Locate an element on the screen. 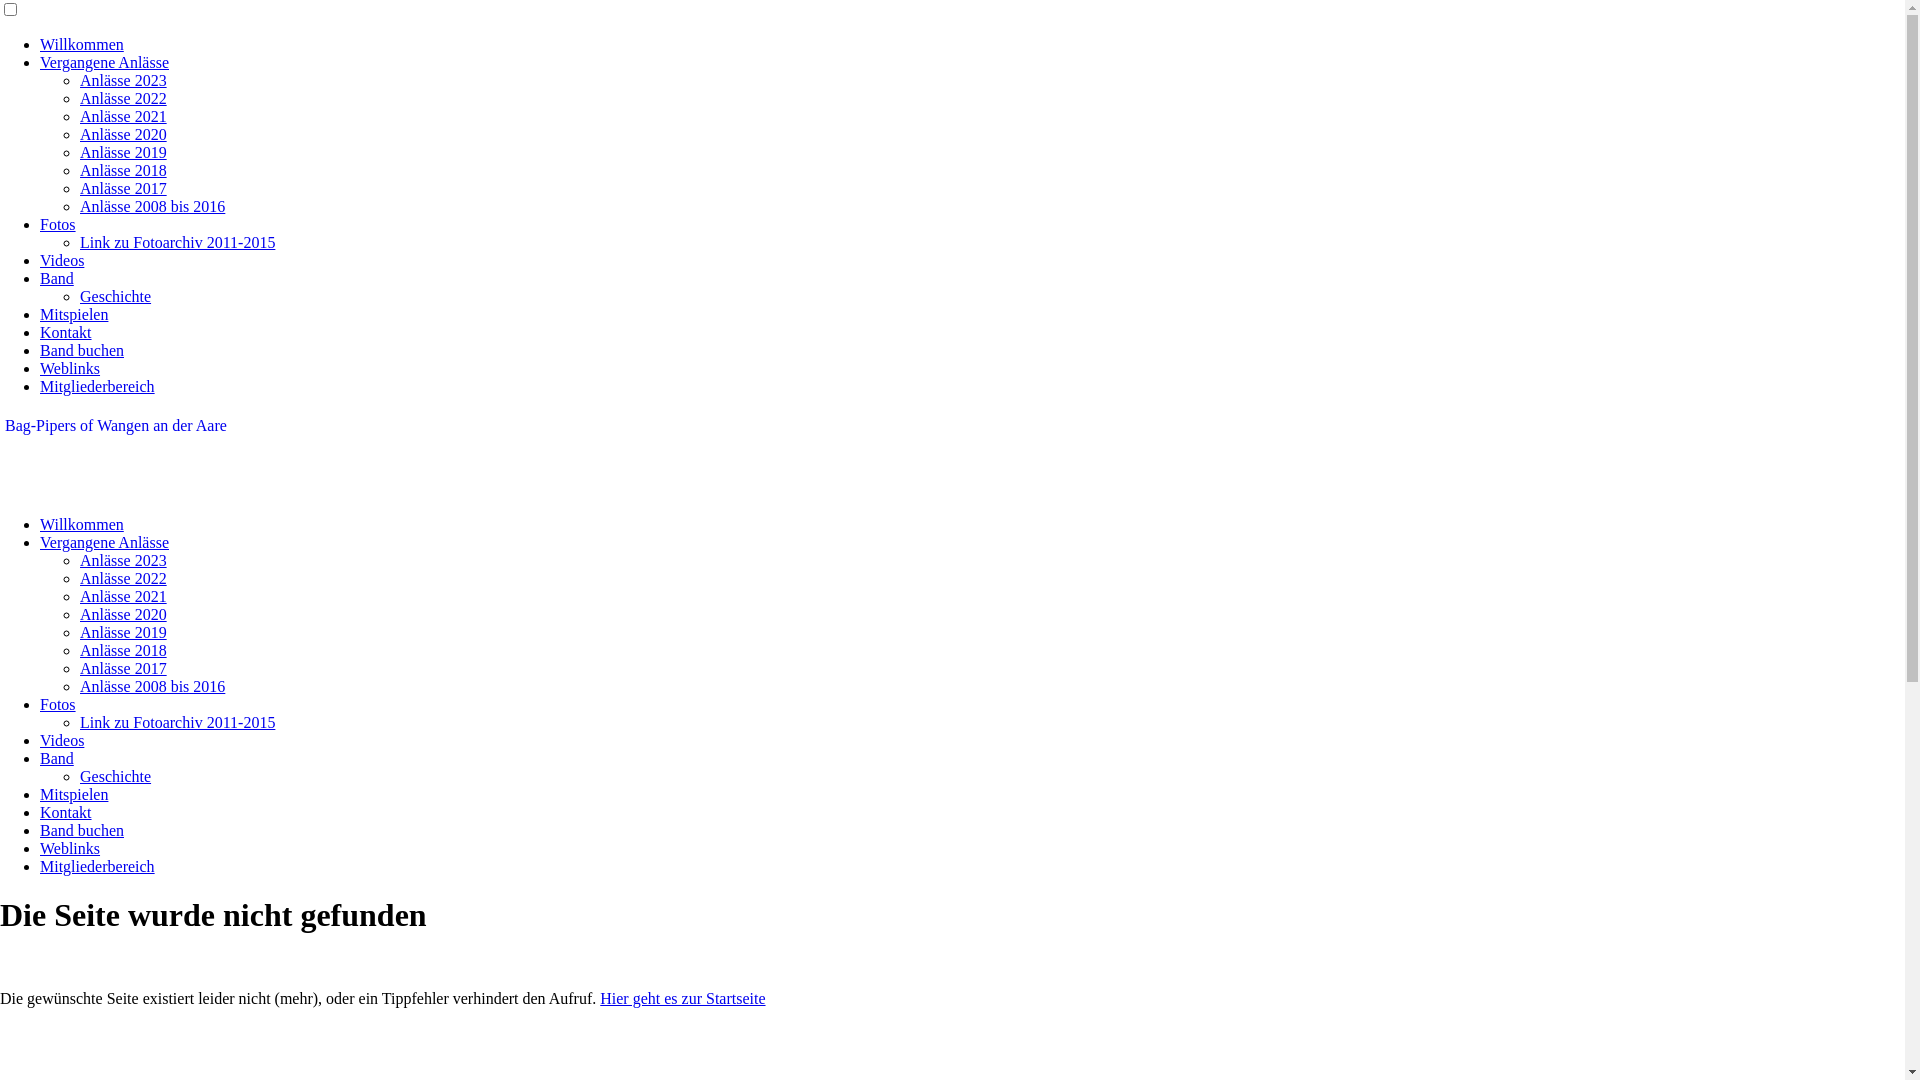  'Mitgliederbereich' is located at coordinates (96, 386).